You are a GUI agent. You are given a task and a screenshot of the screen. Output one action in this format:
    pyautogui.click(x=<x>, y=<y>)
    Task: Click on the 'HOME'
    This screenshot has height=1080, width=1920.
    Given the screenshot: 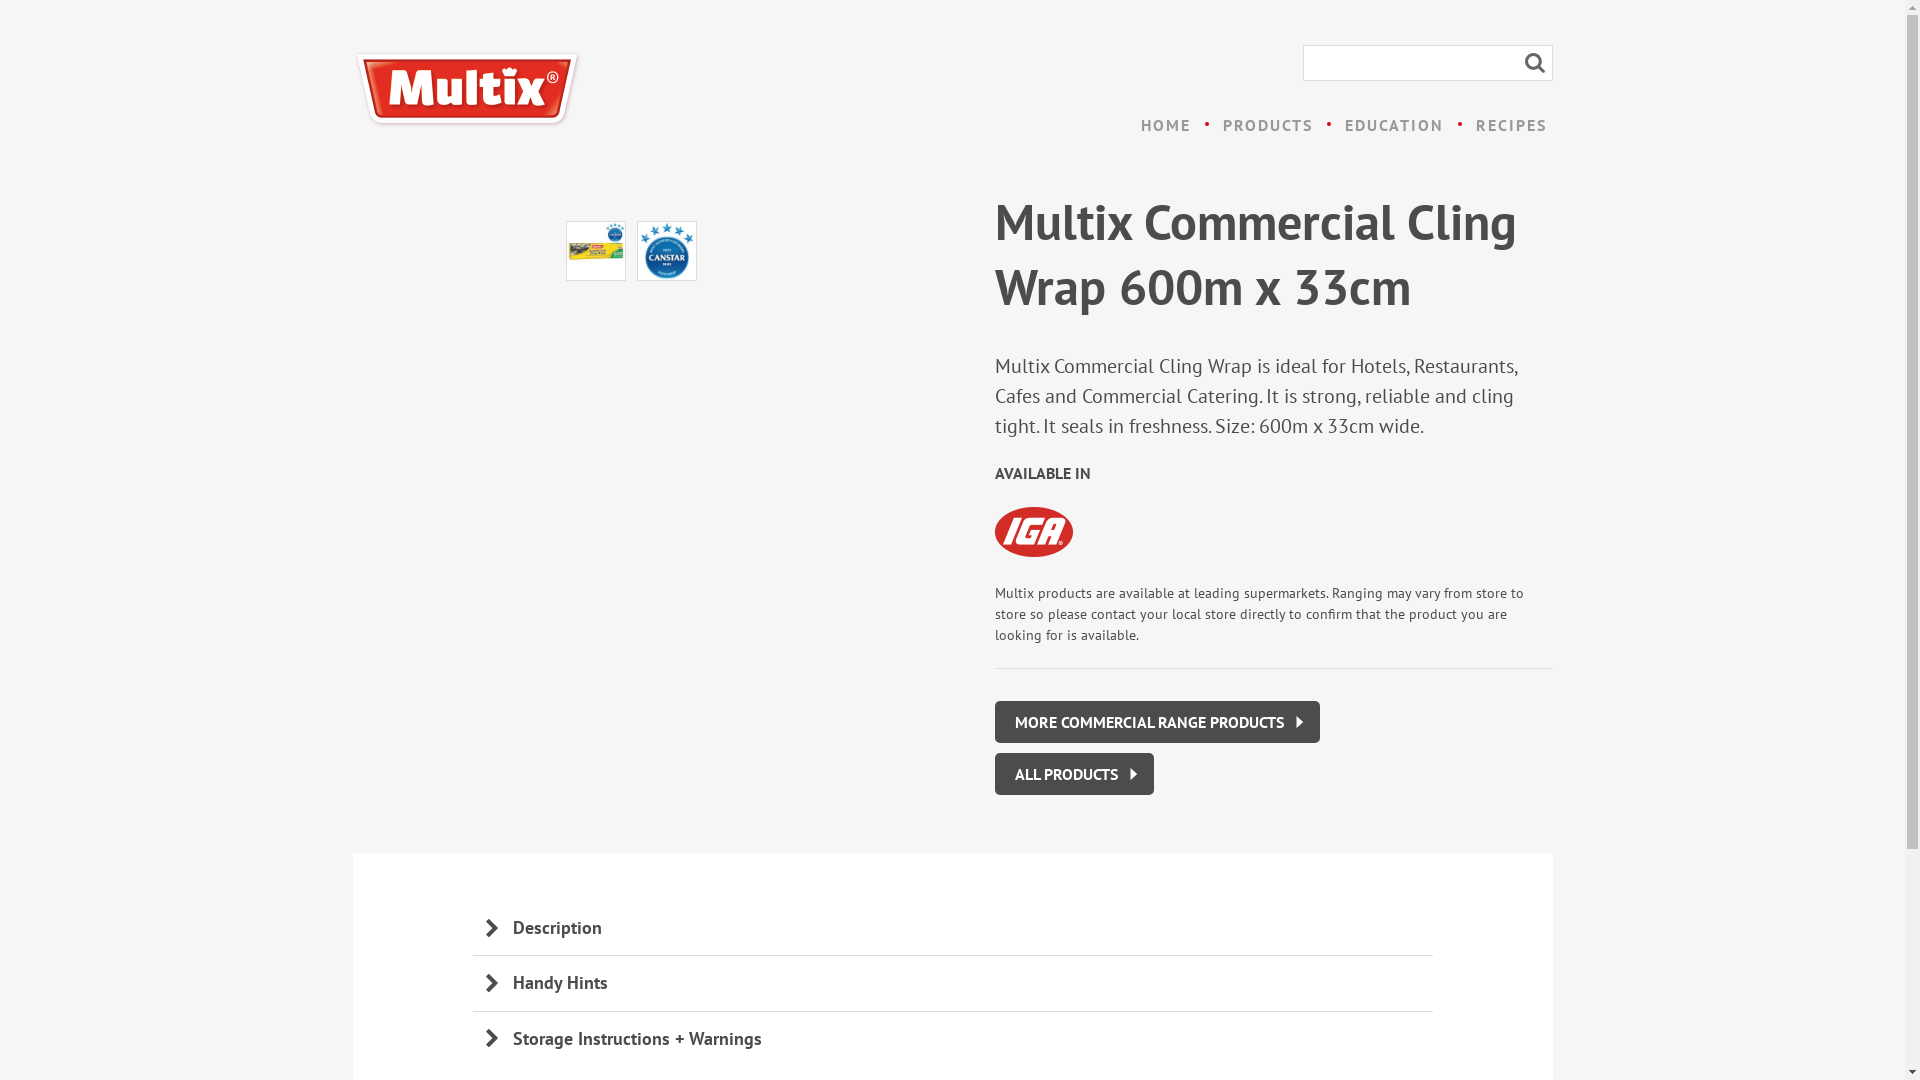 What is the action you would take?
    pyautogui.click(x=1165, y=124)
    